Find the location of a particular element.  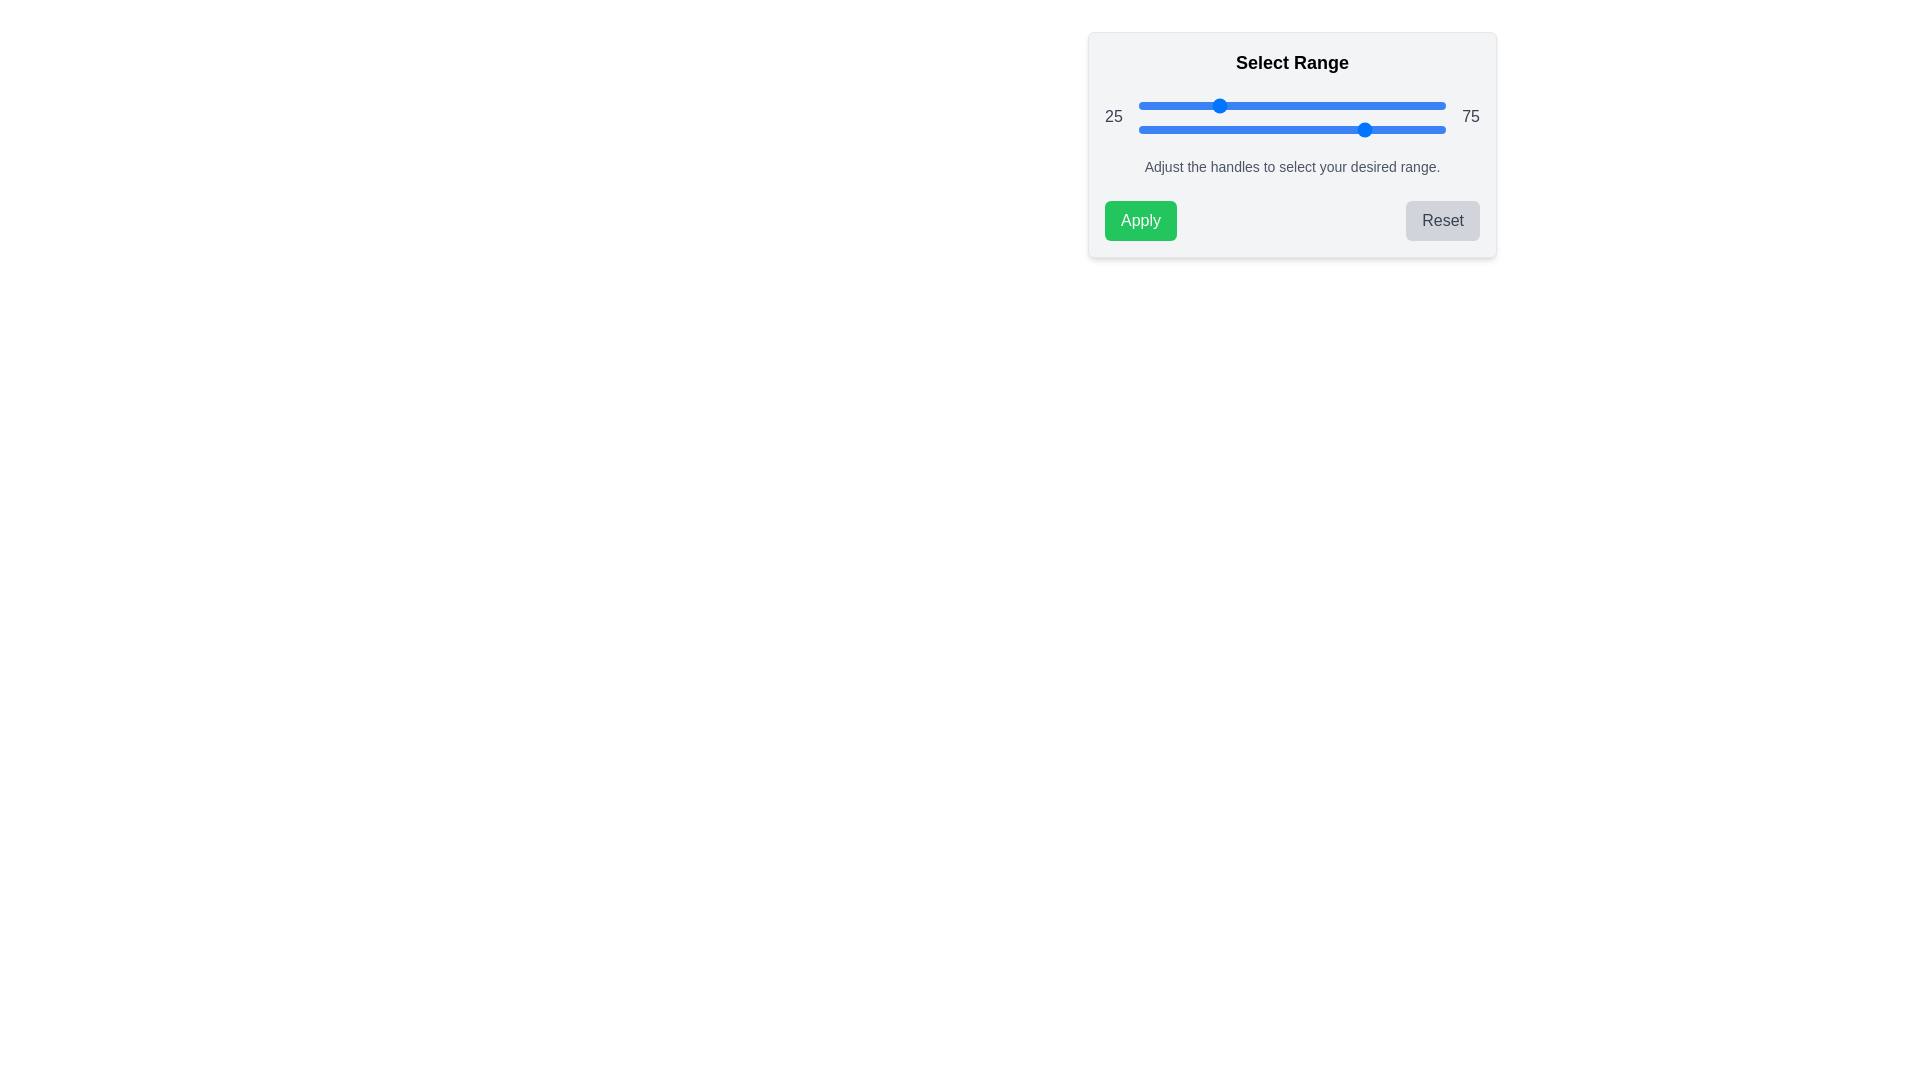

the slider value is located at coordinates (1208, 130).